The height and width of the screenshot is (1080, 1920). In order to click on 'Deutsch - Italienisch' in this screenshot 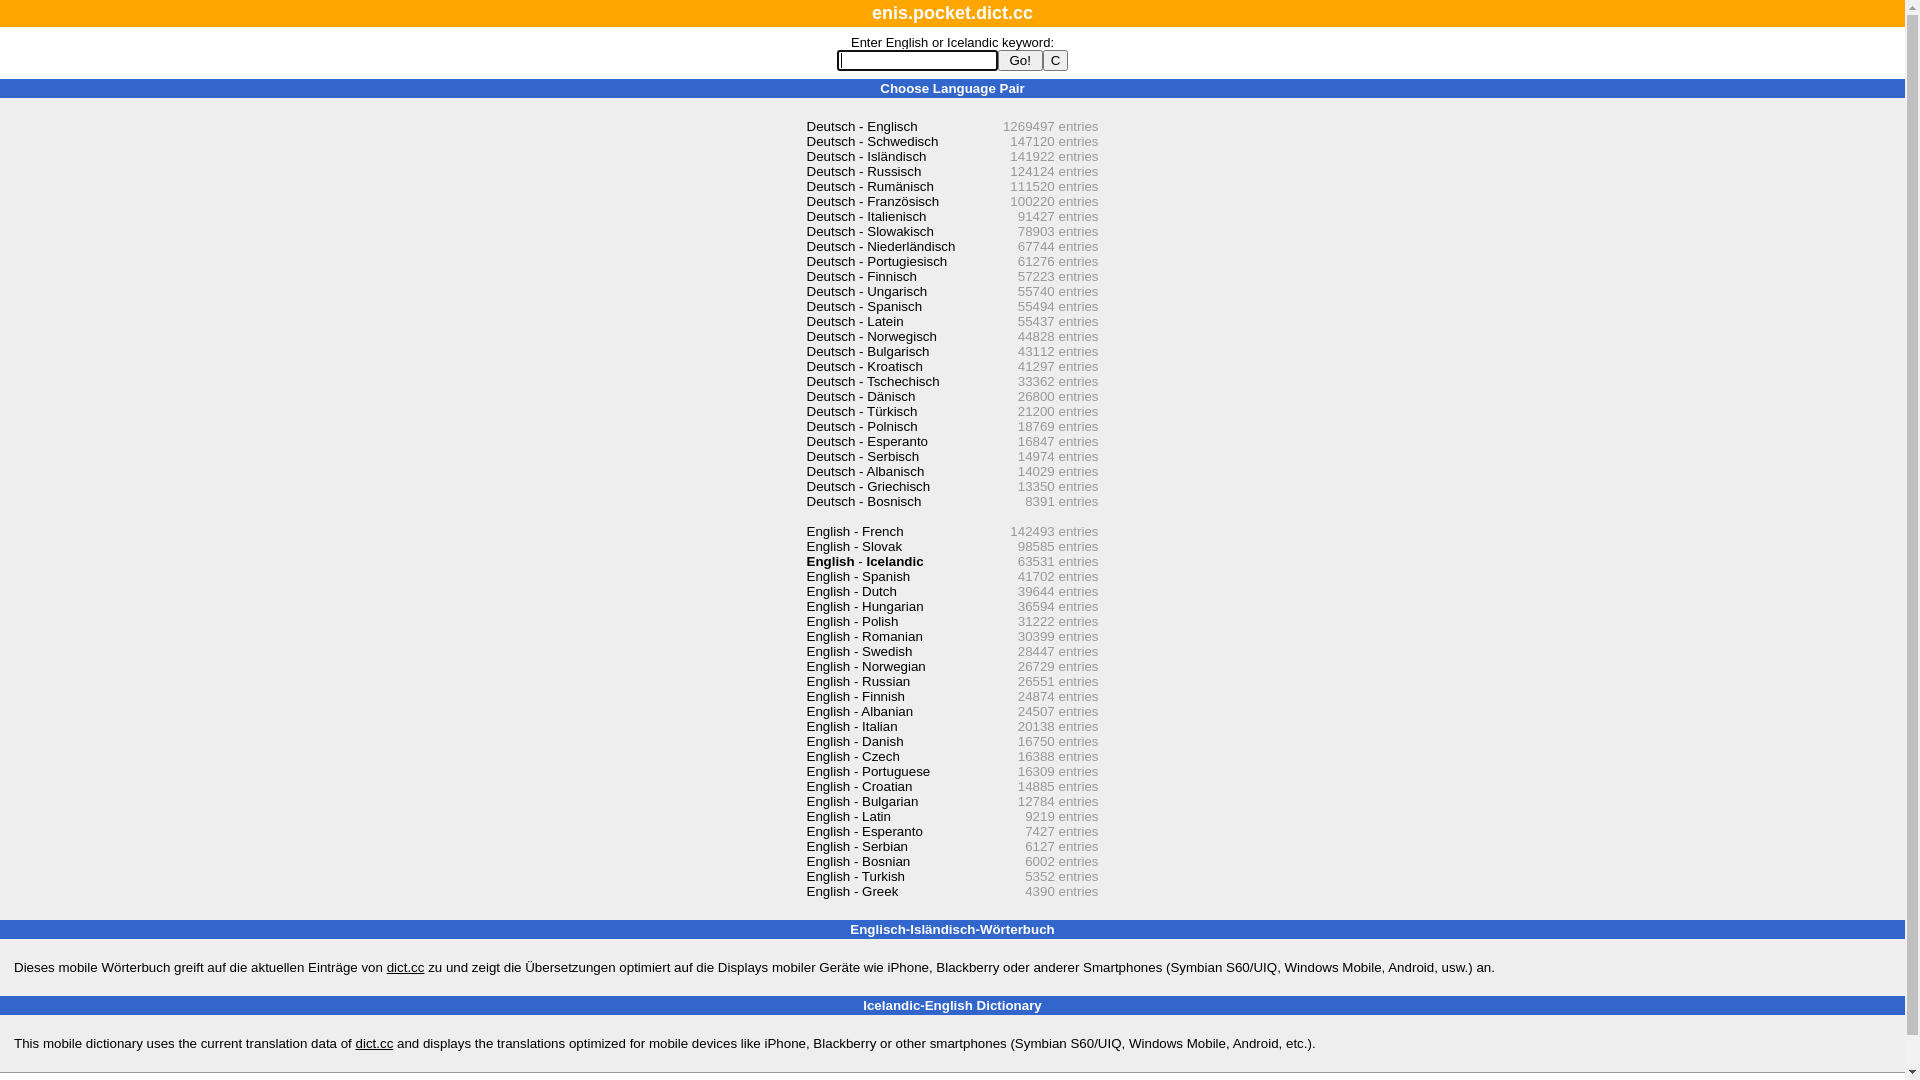, I will do `click(806, 216)`.